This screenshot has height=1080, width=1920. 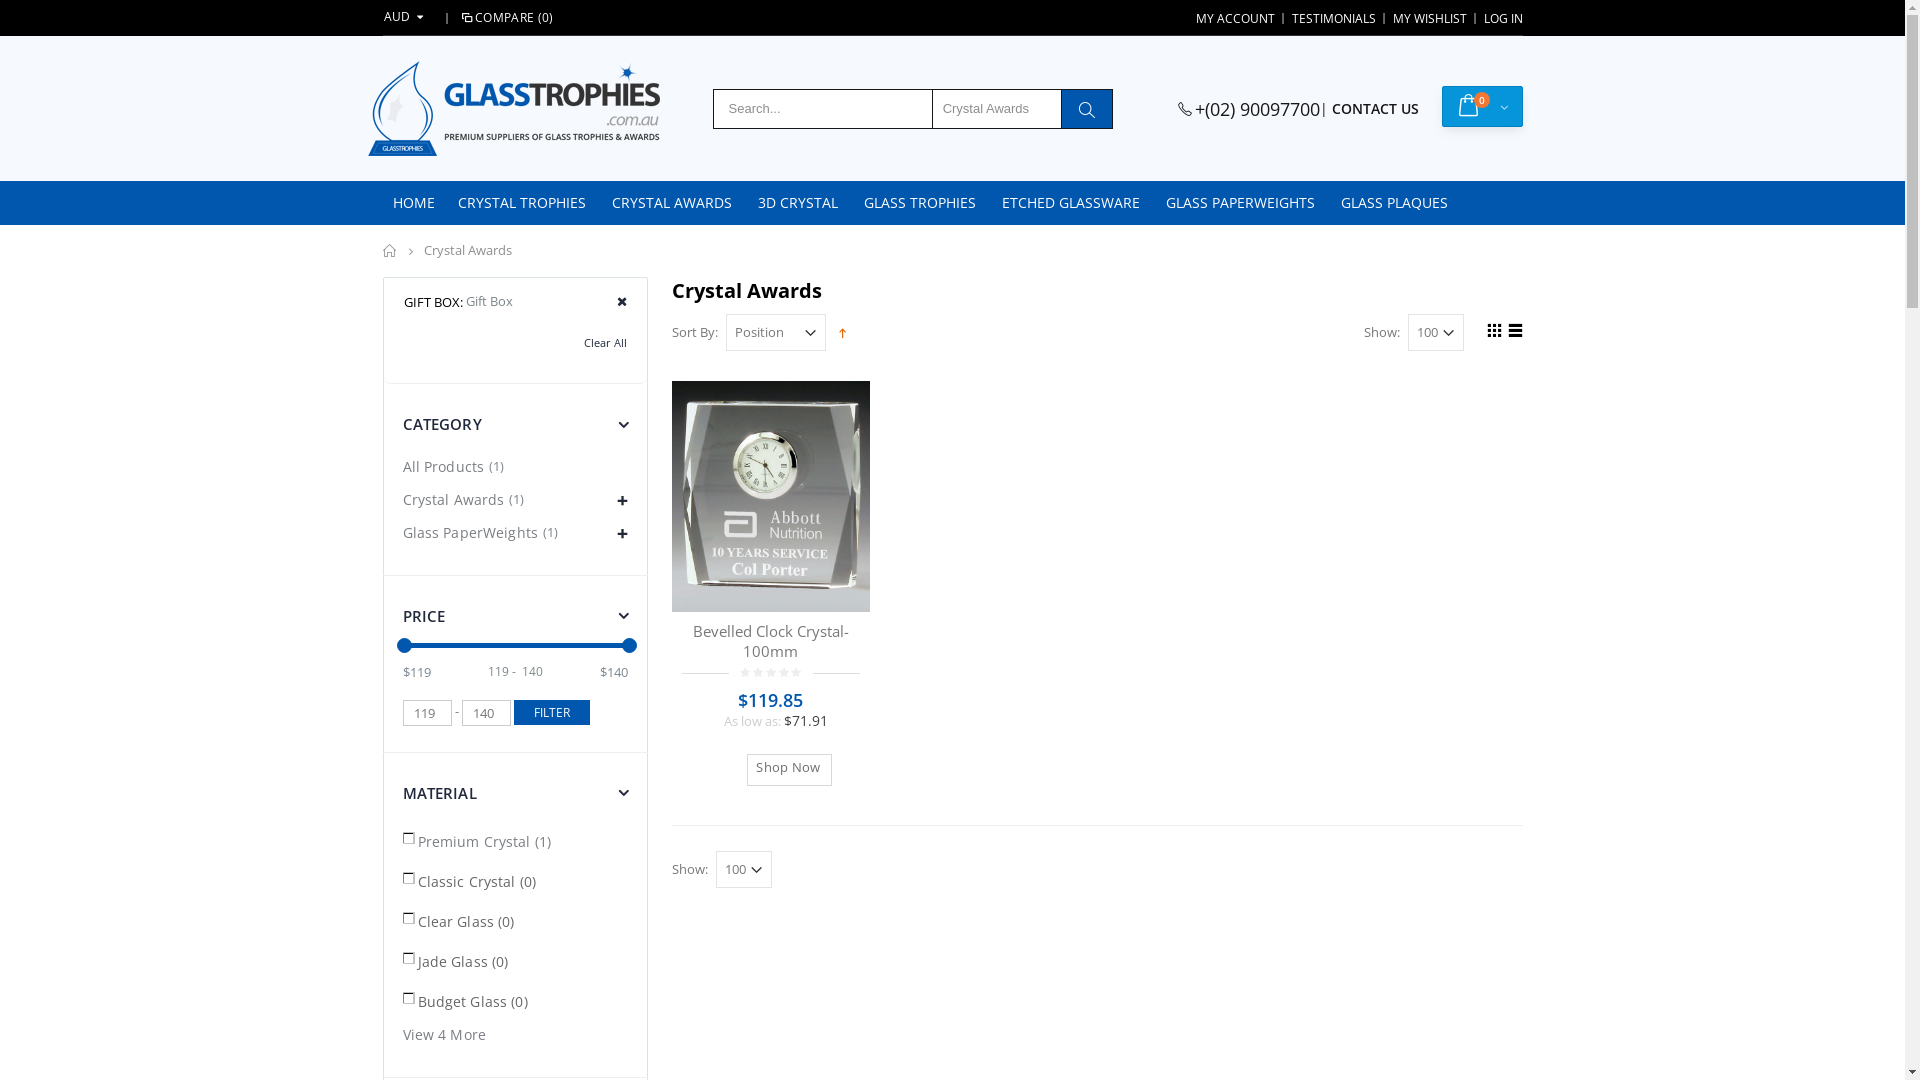 I want to click on 'MY ACCOUNT', so click(x=1234, y=18).